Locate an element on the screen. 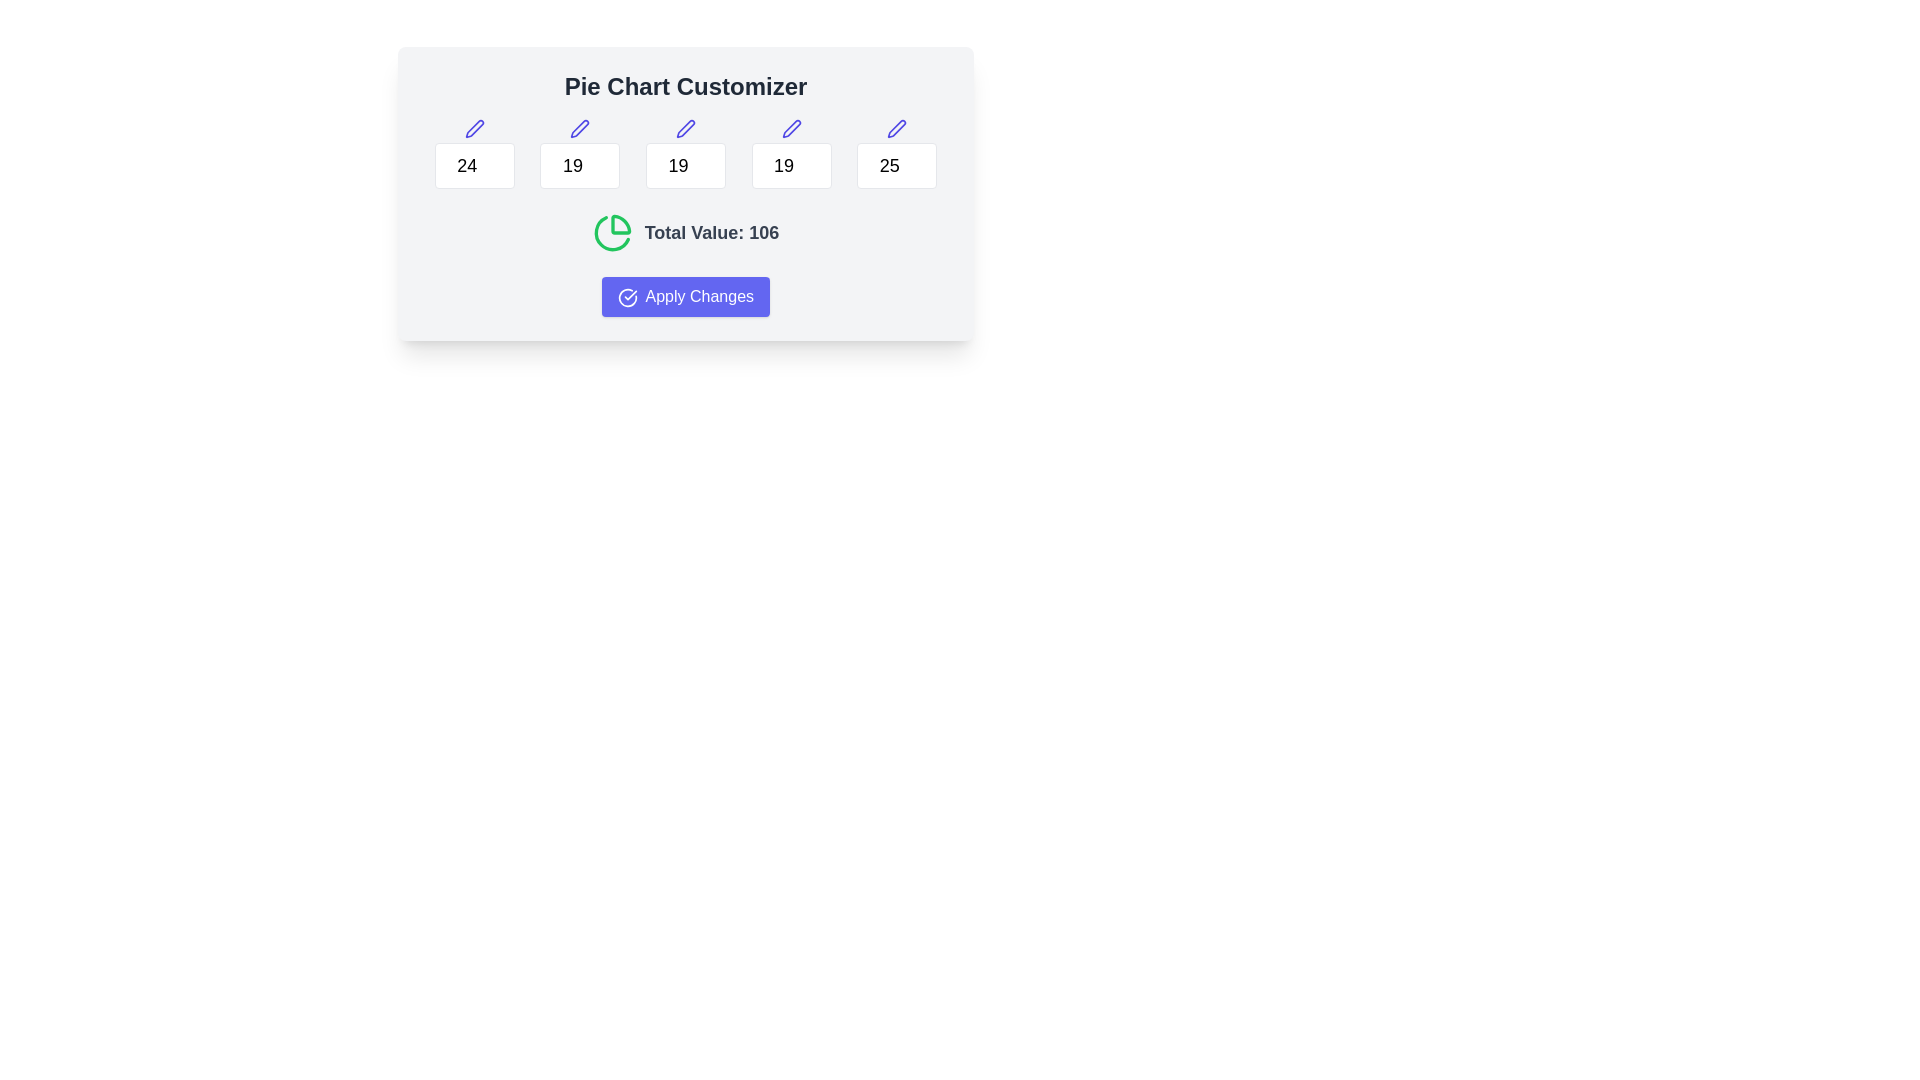  the third pen icon from the left, which is indigo colored and located above the second input box displaying the number '19', to initiate editing is located at coordinates (686, 128).